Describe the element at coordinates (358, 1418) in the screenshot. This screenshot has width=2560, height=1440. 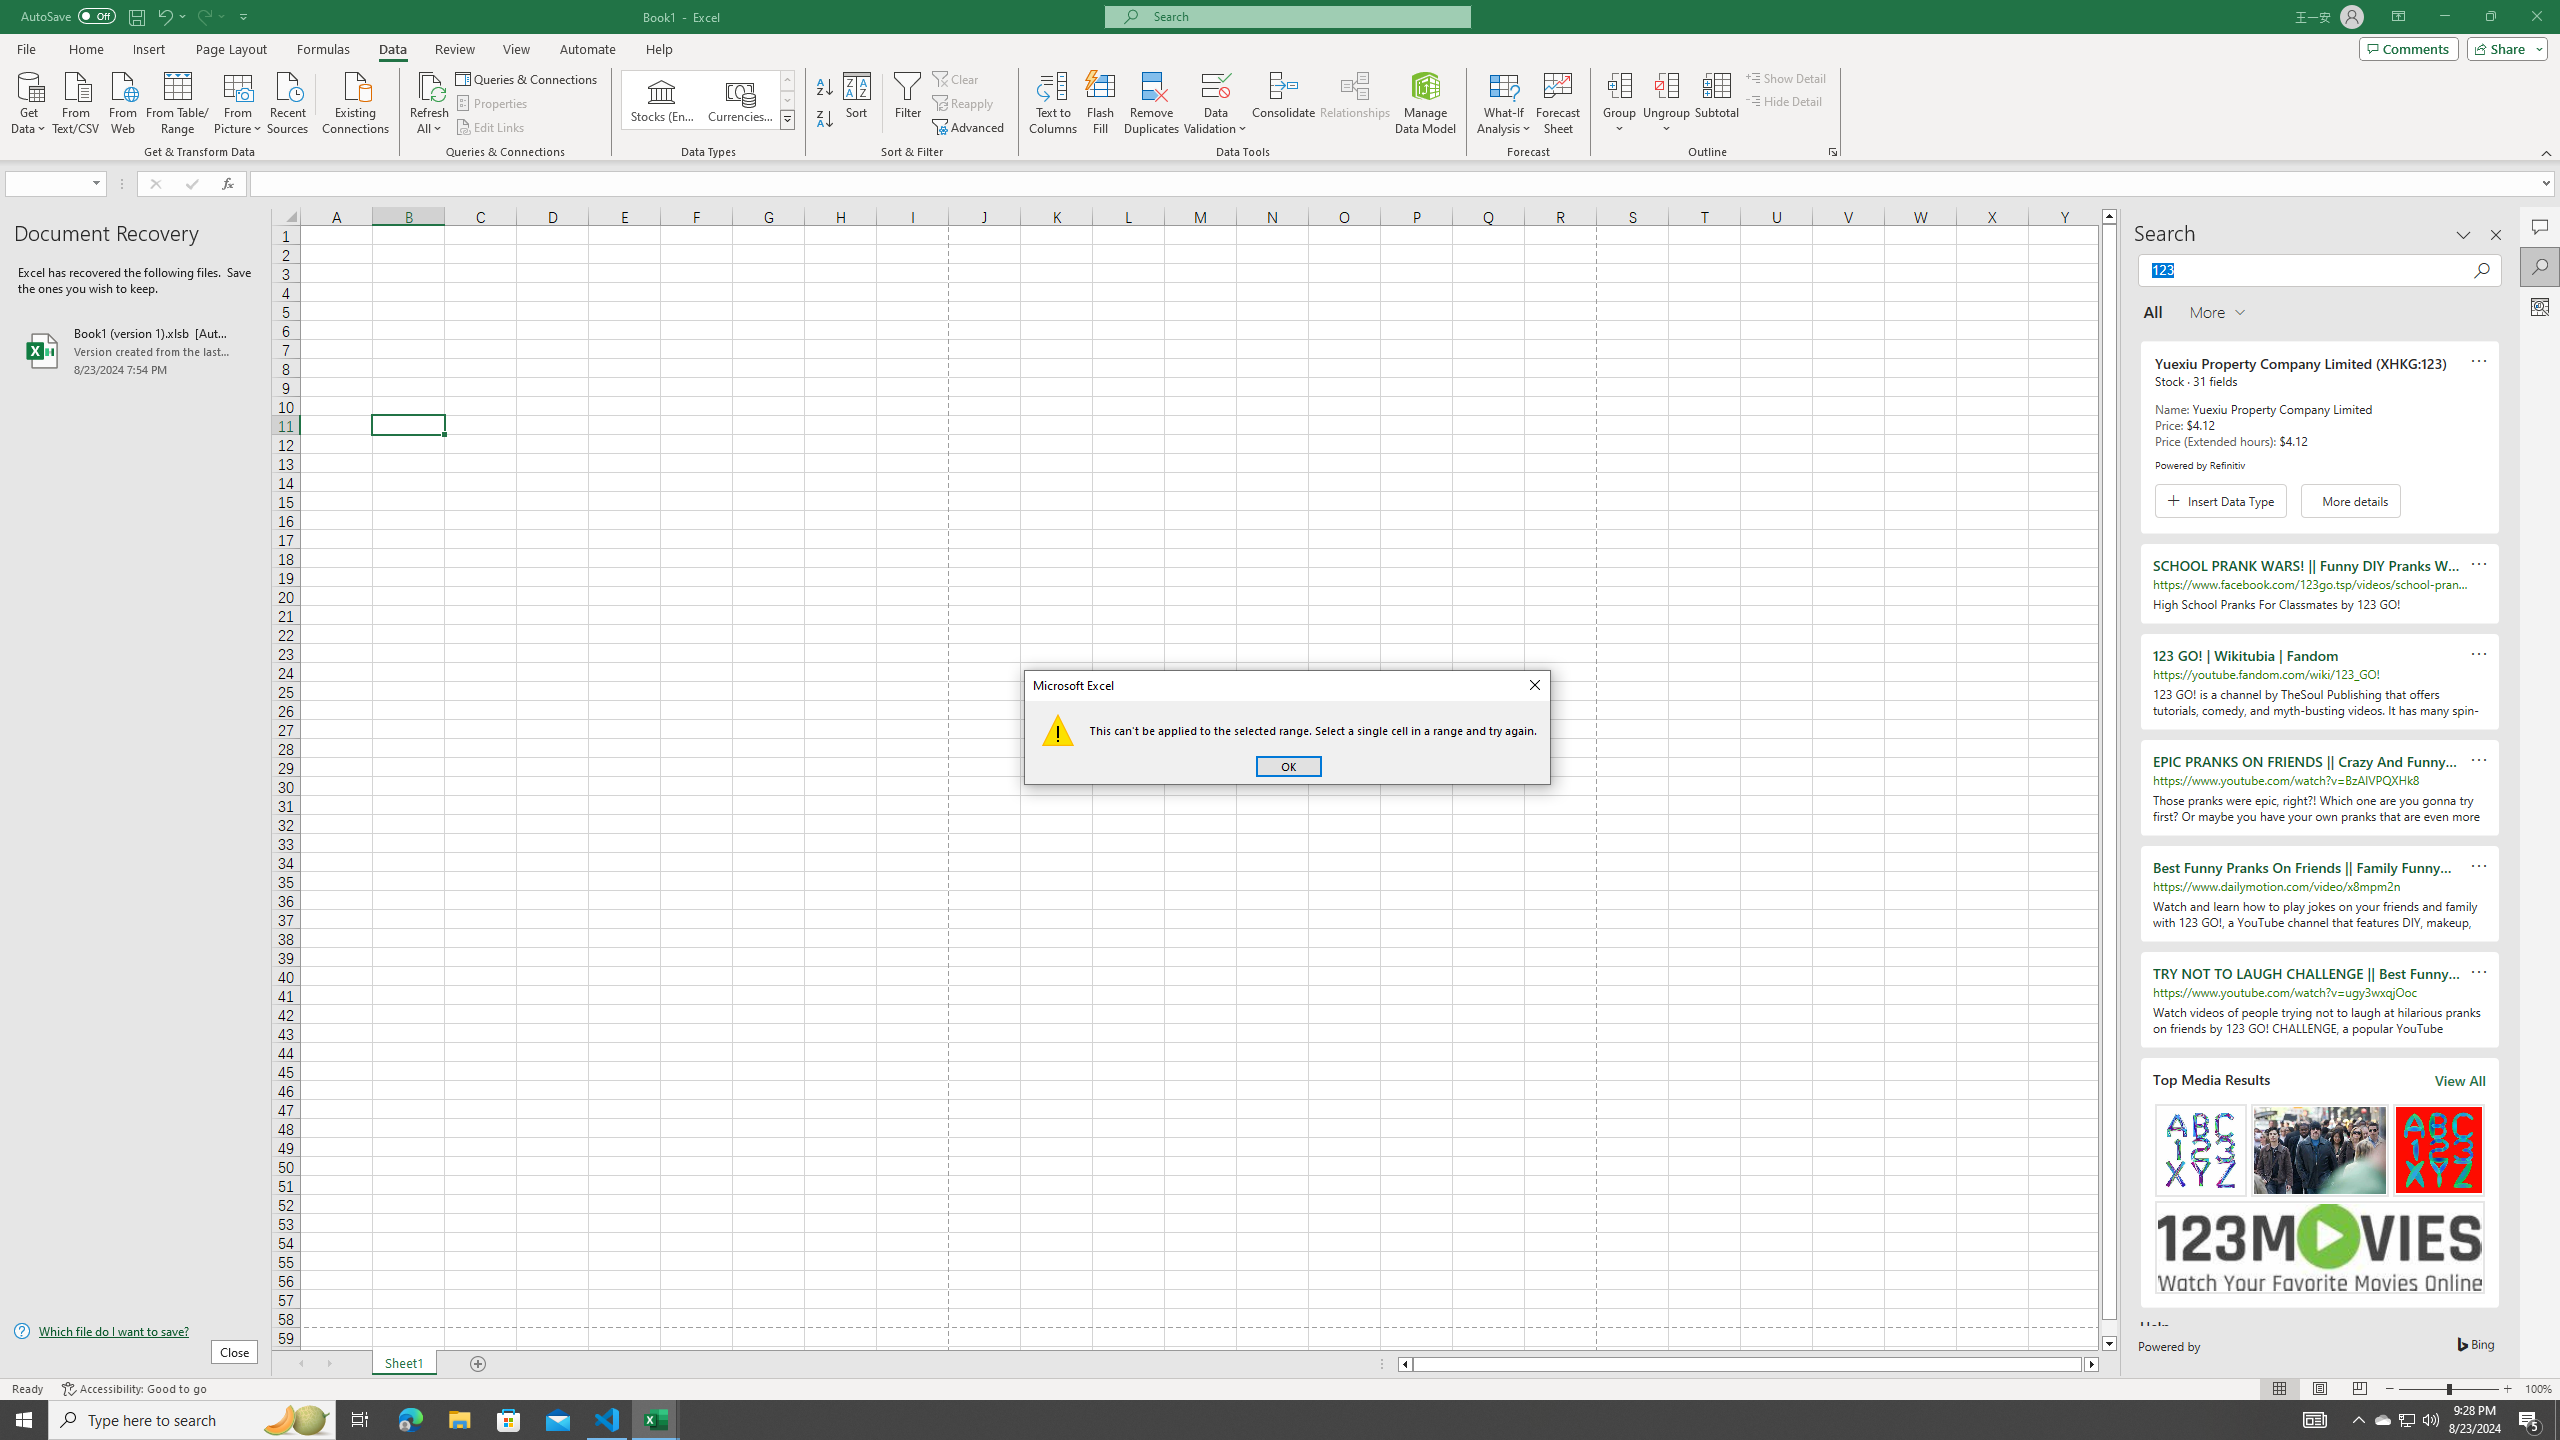
I see `'Task View'` at that location.